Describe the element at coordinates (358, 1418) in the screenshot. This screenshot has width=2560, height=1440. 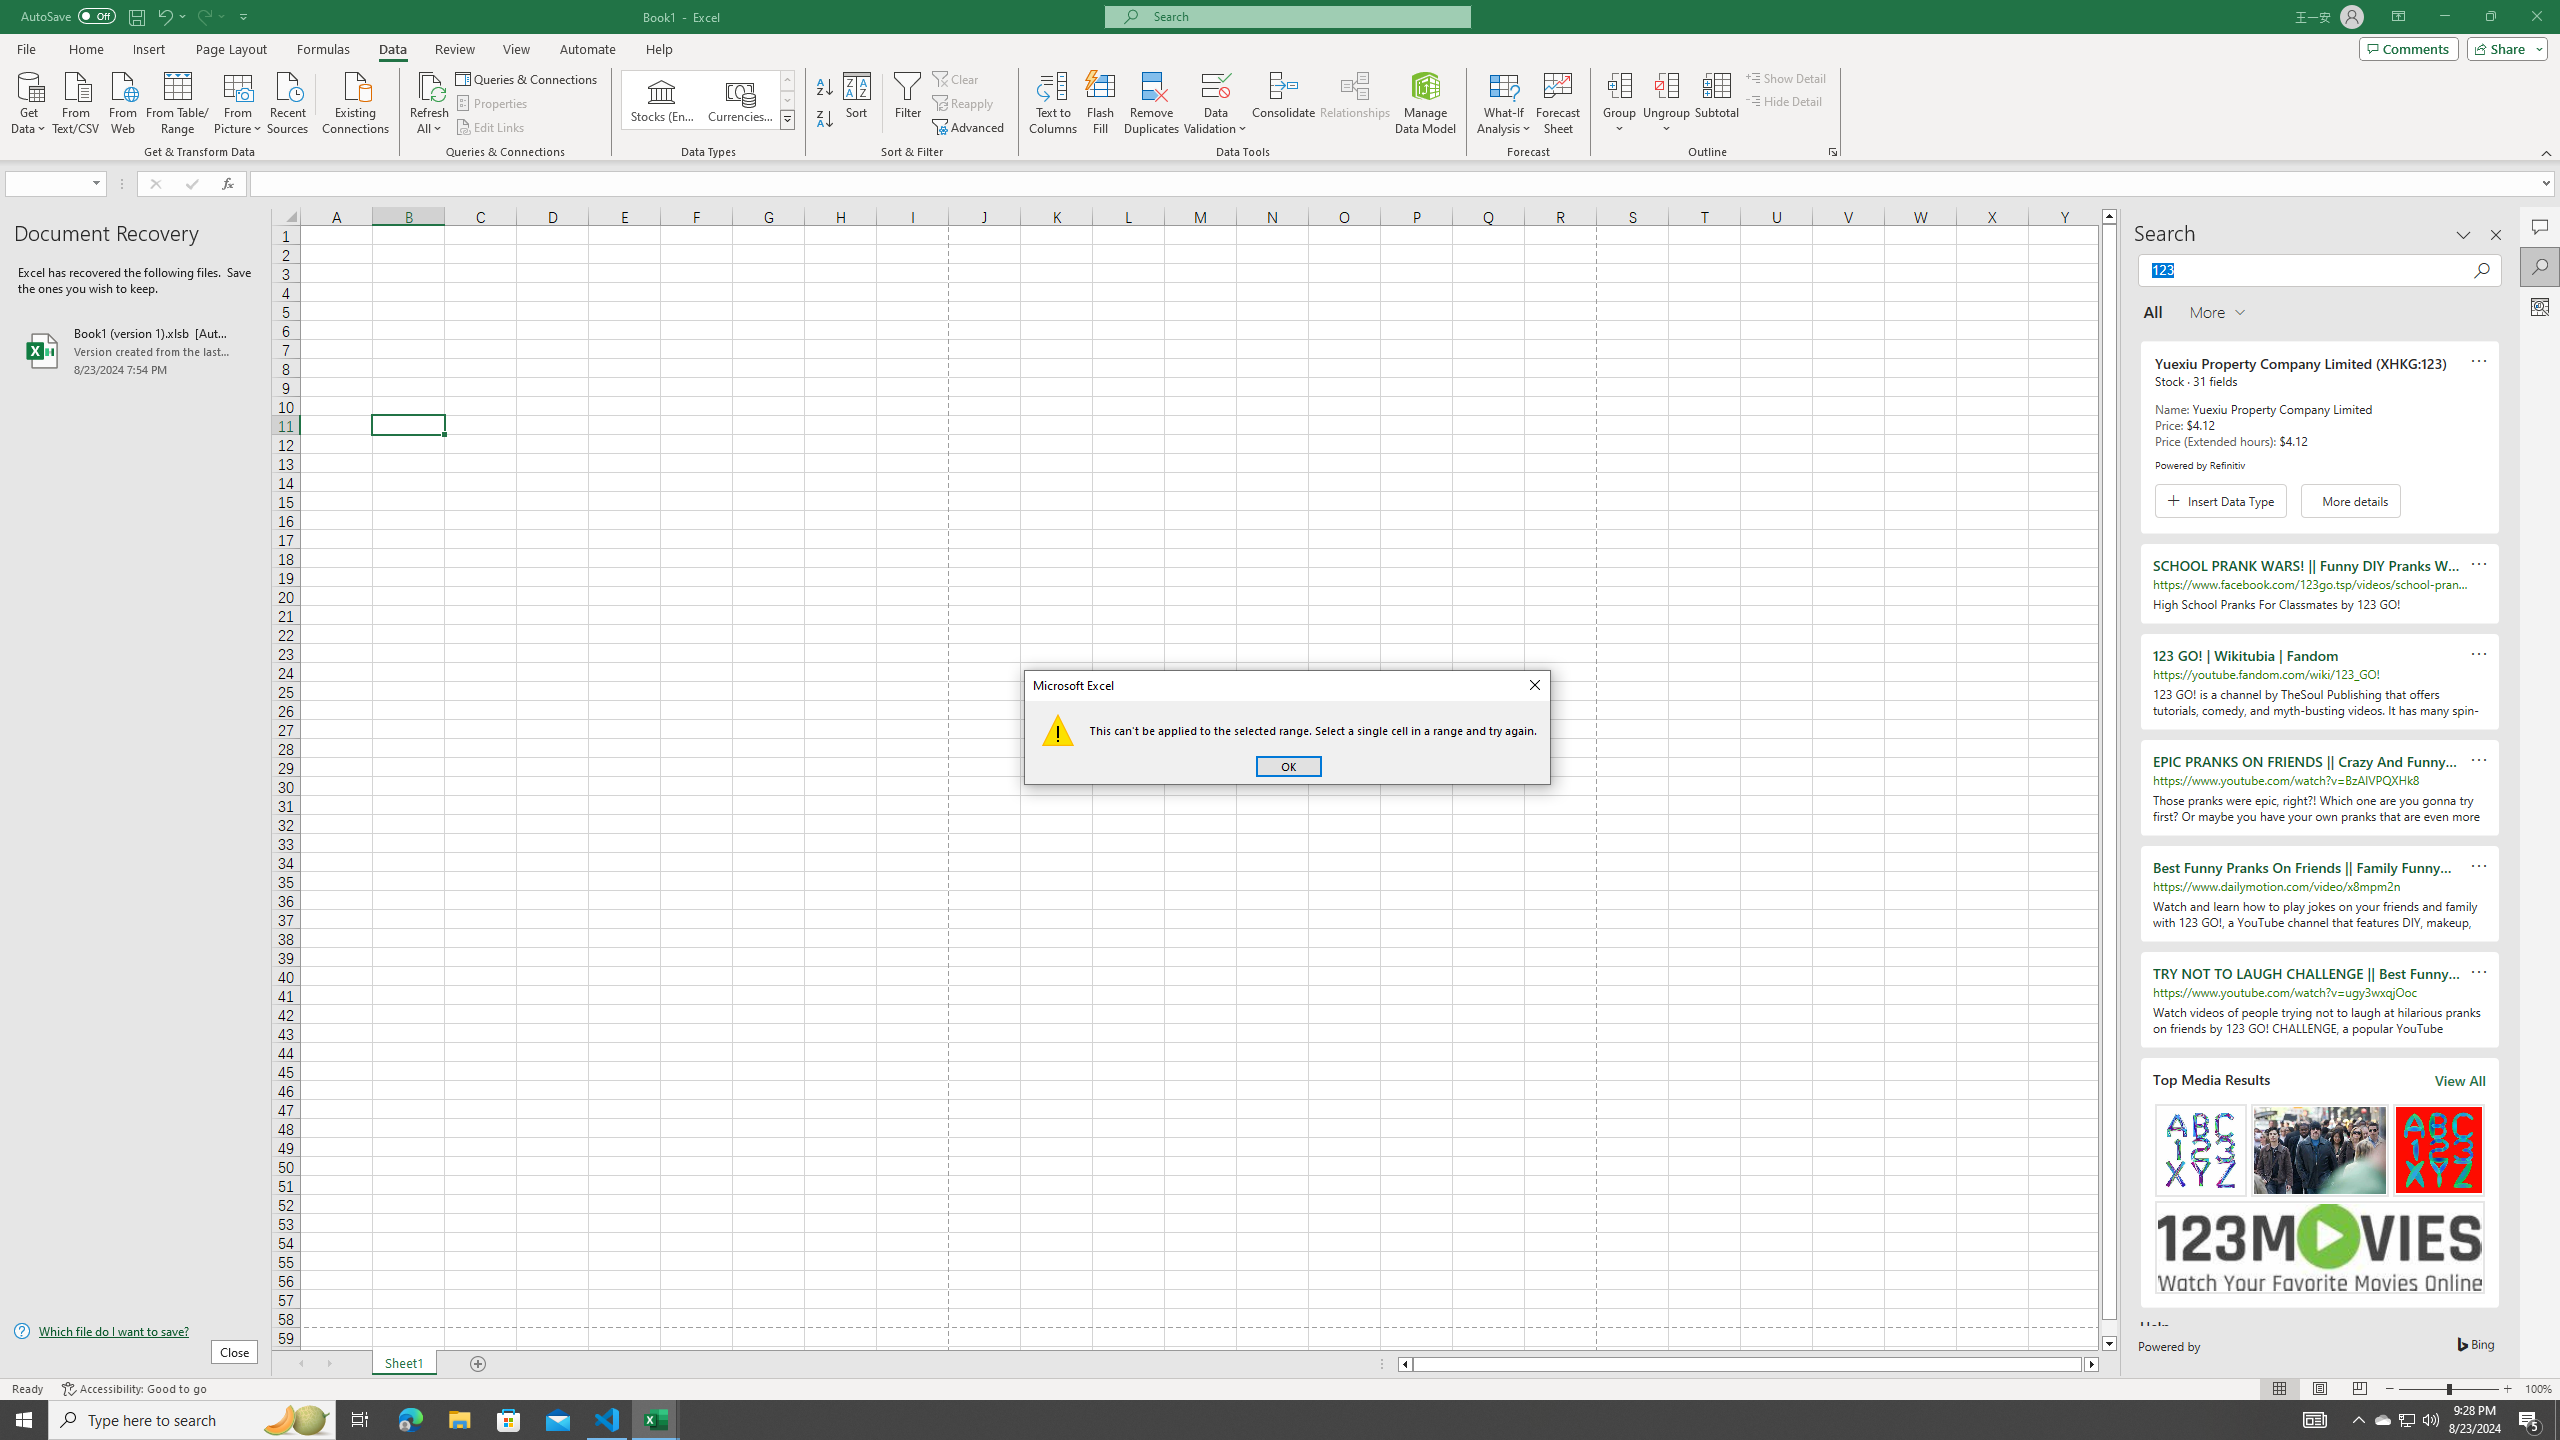
I see `'Task View'` at that location.